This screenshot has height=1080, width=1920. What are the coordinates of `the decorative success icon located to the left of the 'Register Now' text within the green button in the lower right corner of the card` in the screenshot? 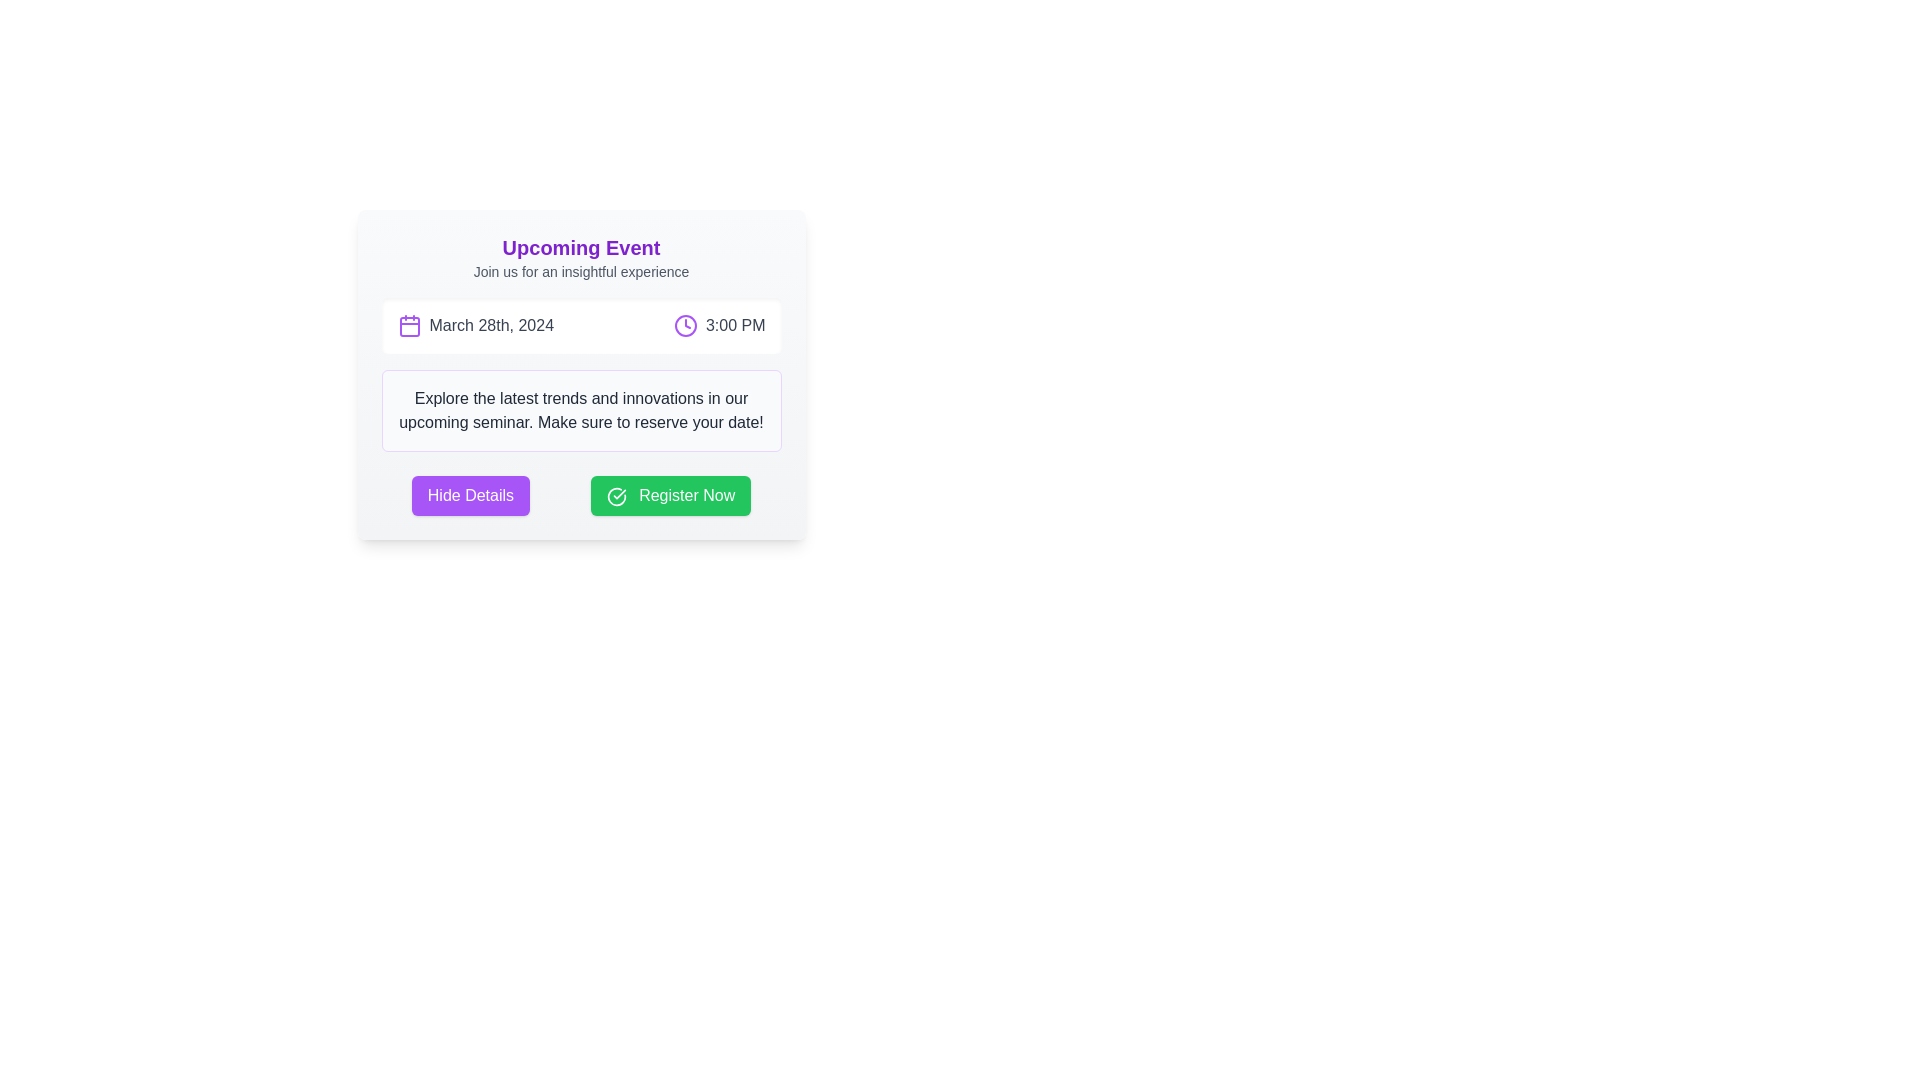 It's located at (615, 495).